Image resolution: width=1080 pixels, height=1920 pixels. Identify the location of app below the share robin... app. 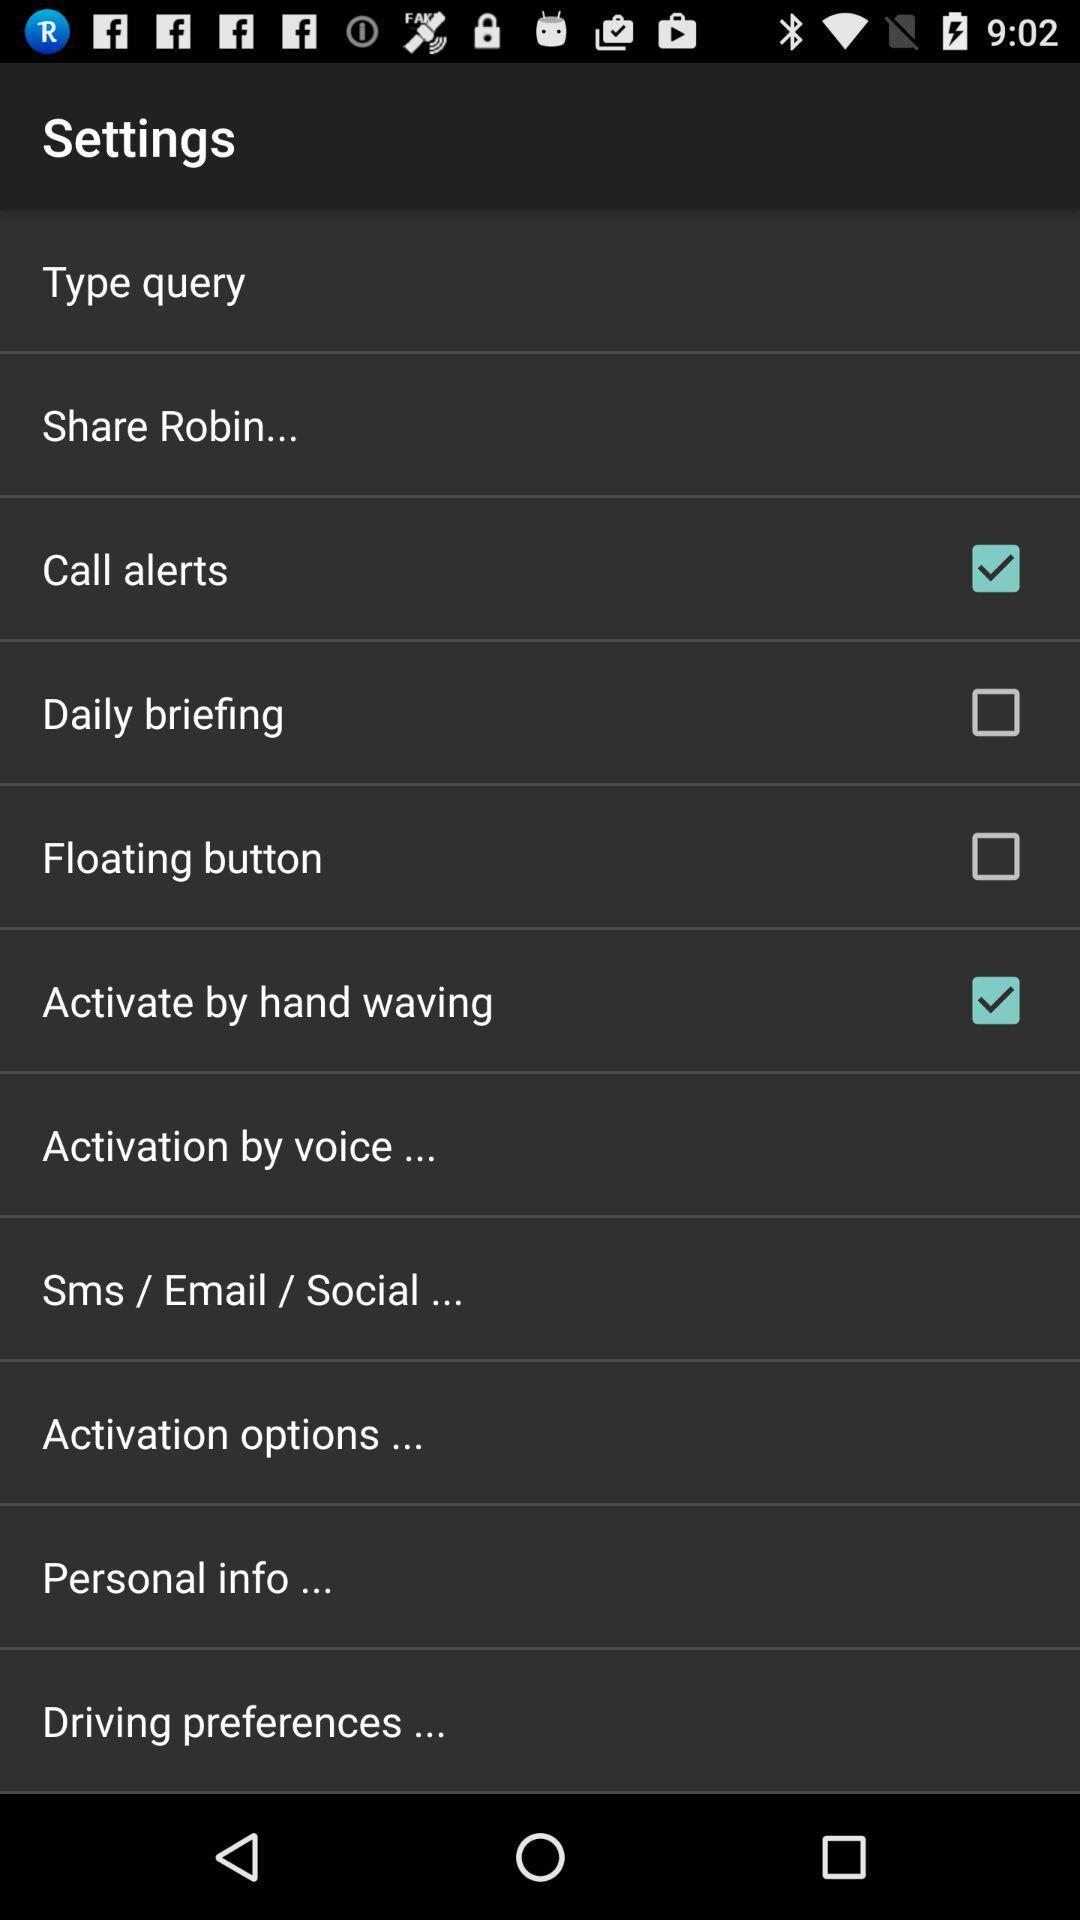
(135, 567).